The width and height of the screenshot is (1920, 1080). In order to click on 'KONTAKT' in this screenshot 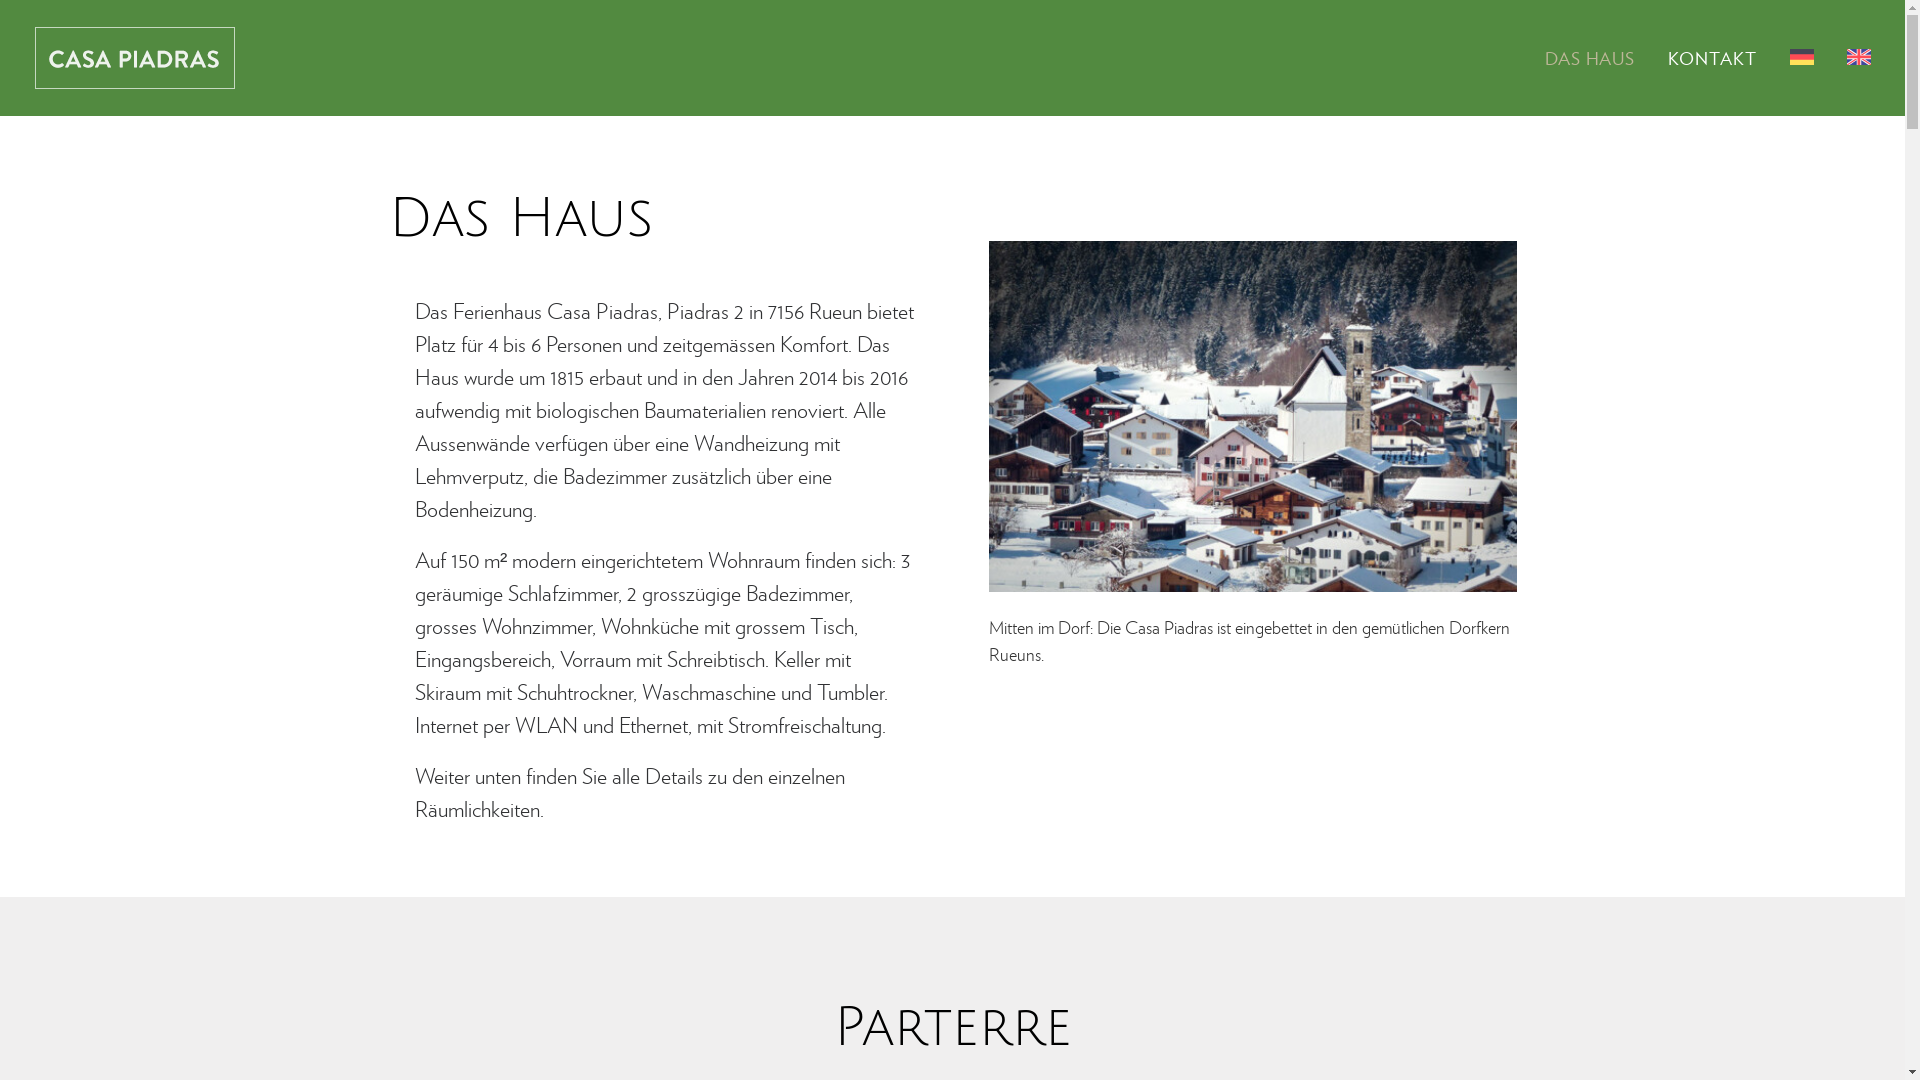, I will do `click(1711, 56)`.